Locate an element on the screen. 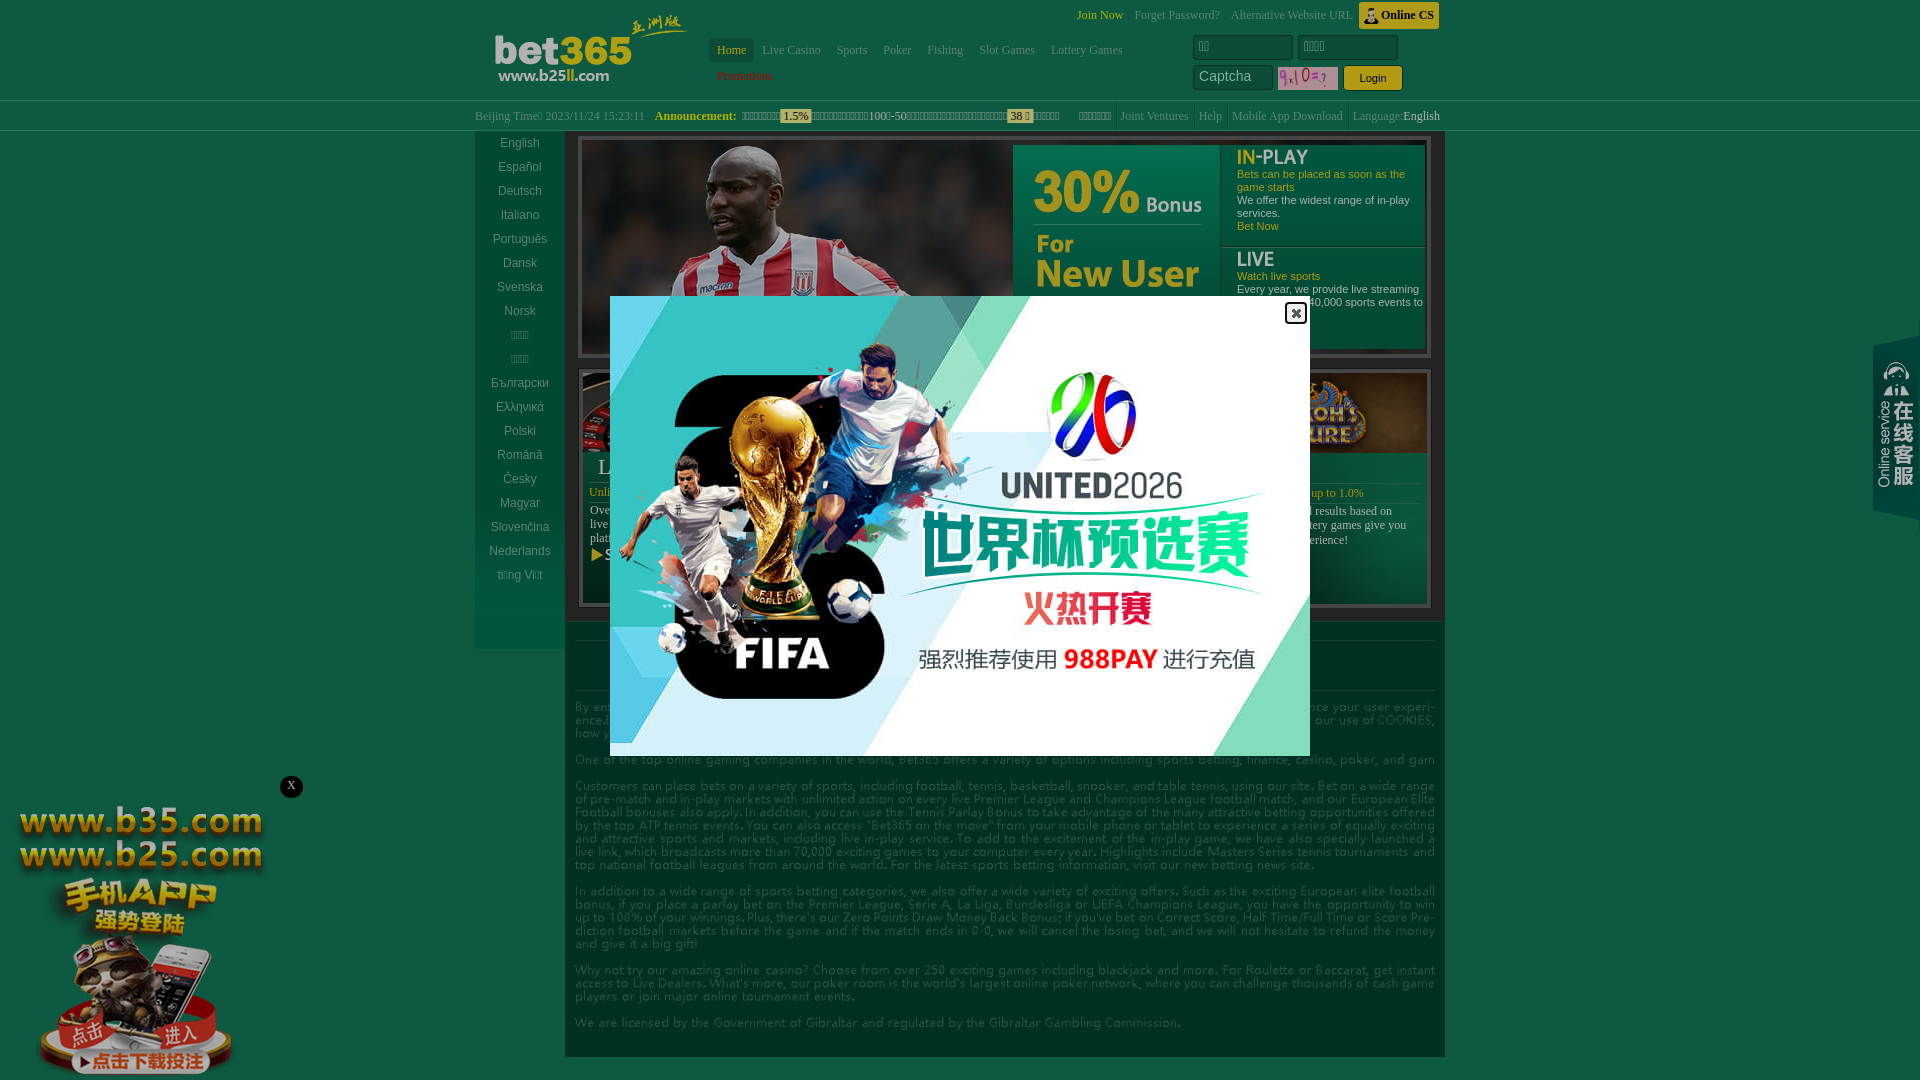 Image resolution: width=1920 pixels, height=1080 pixels. 'Polski' is located at coordinates (519, 430).